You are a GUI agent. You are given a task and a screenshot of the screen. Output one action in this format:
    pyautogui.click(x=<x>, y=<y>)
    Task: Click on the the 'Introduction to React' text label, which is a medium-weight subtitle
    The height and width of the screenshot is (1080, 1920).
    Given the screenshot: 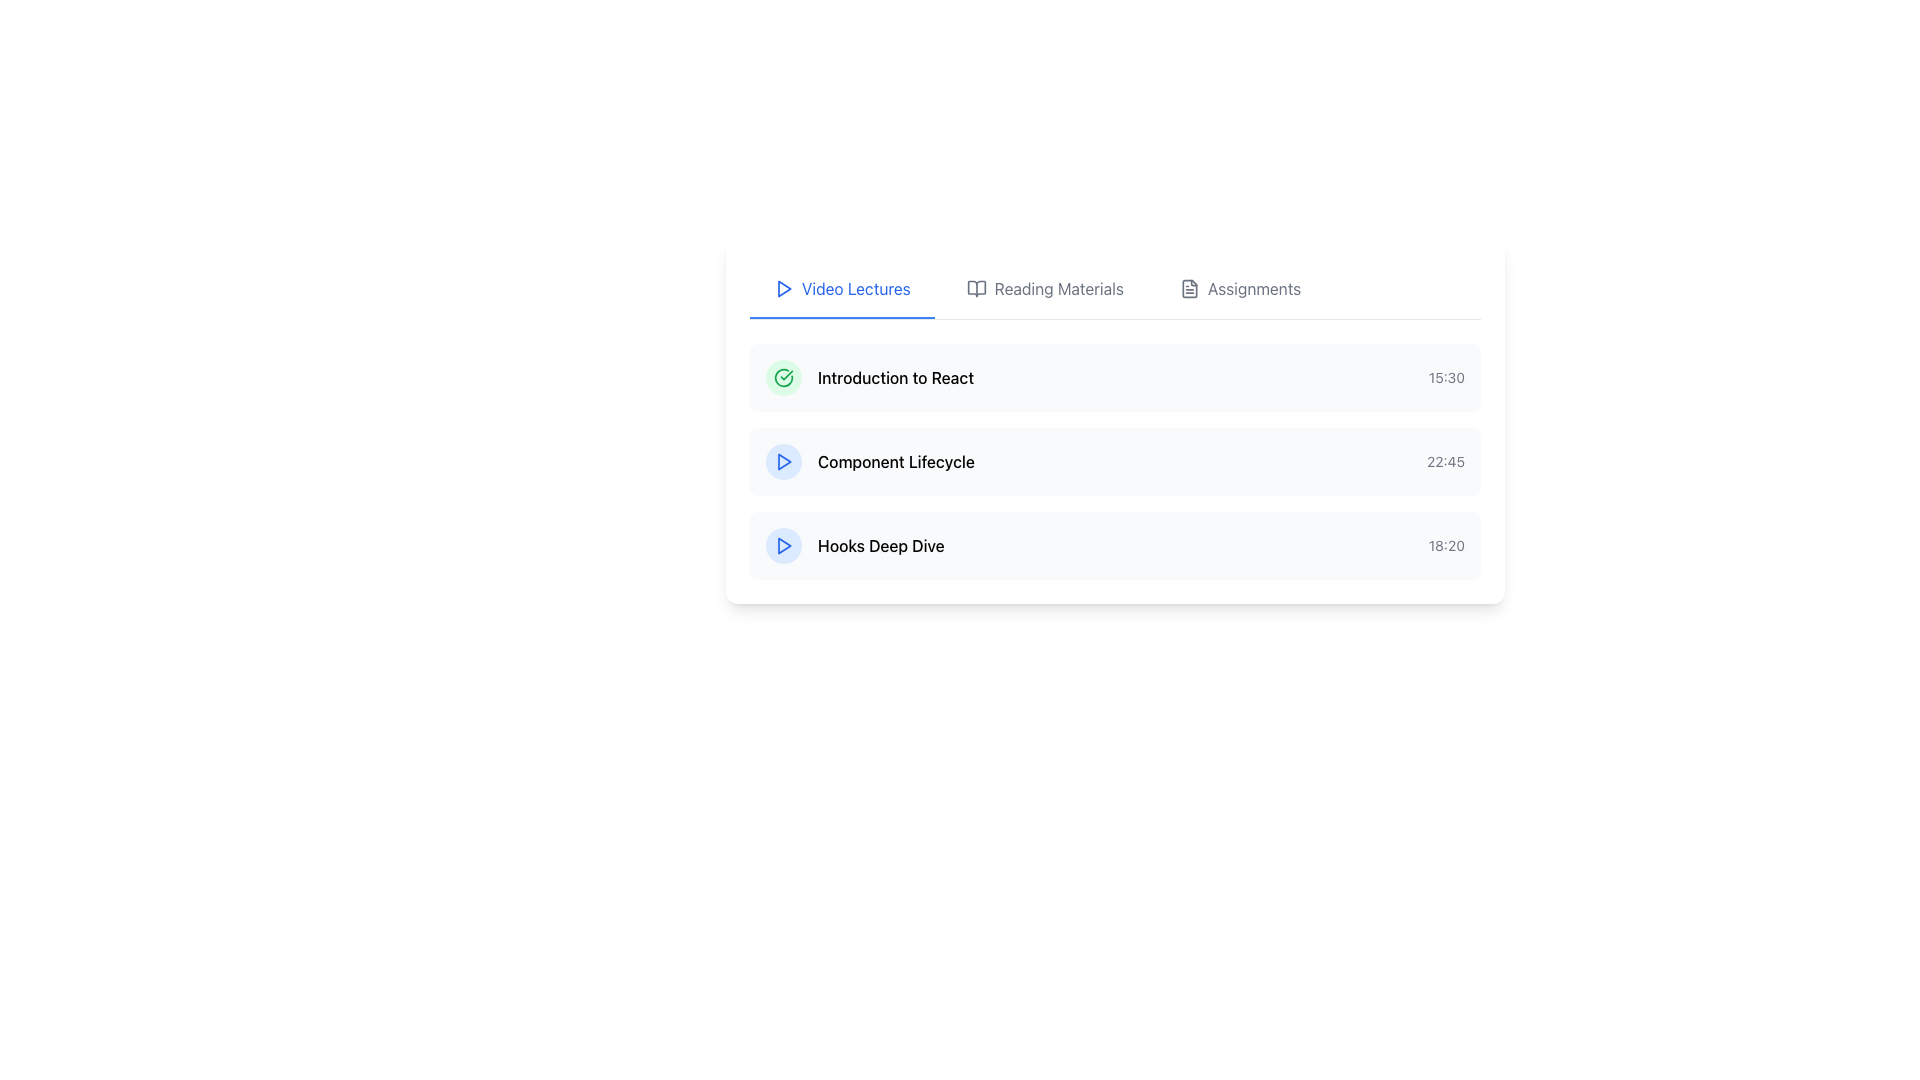 What is the action you would take?
    pyautogui.click(x=895, y=378)
    